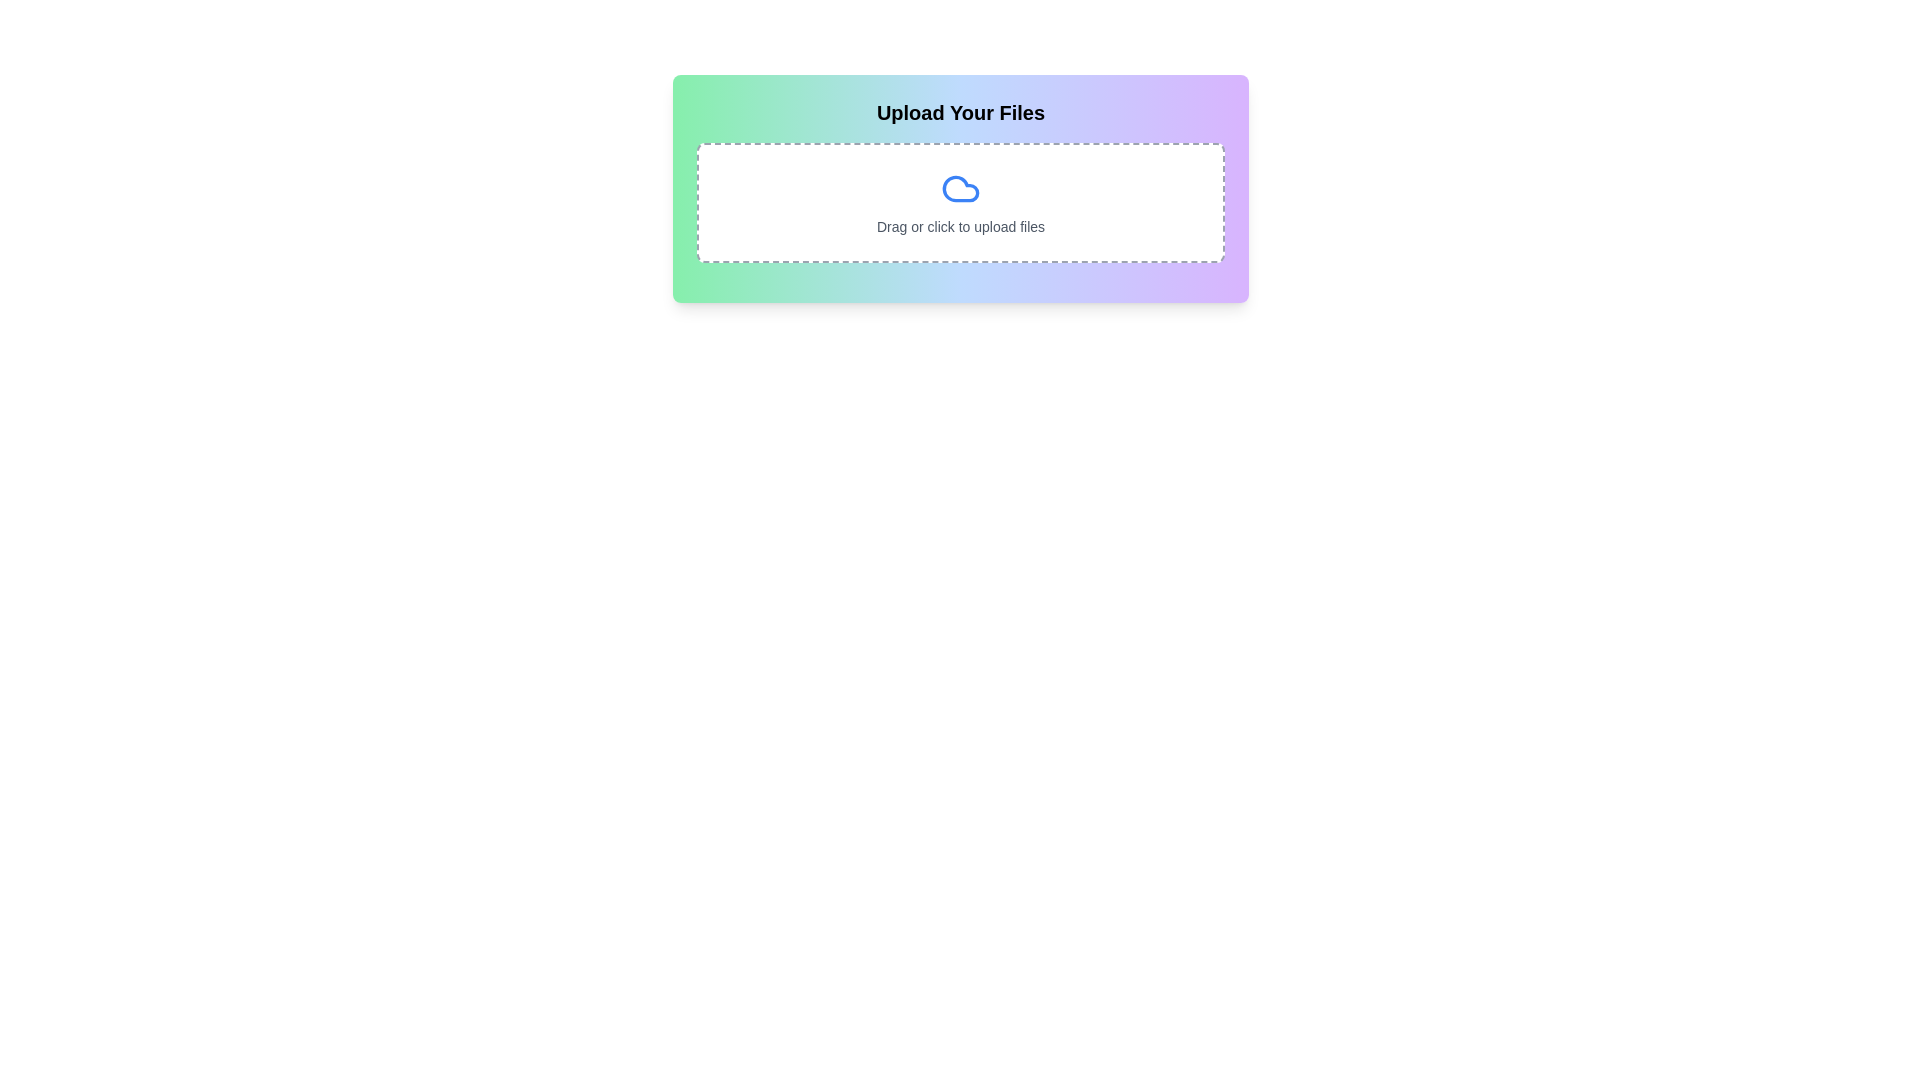 This screenshot has width=1920, height=1080. Describe the element at coordinates (960, 189) in the screenshot. I see `the cloud icon representing the file upload area, which is located above the text 'Drag or click to upload files.'` at that location.